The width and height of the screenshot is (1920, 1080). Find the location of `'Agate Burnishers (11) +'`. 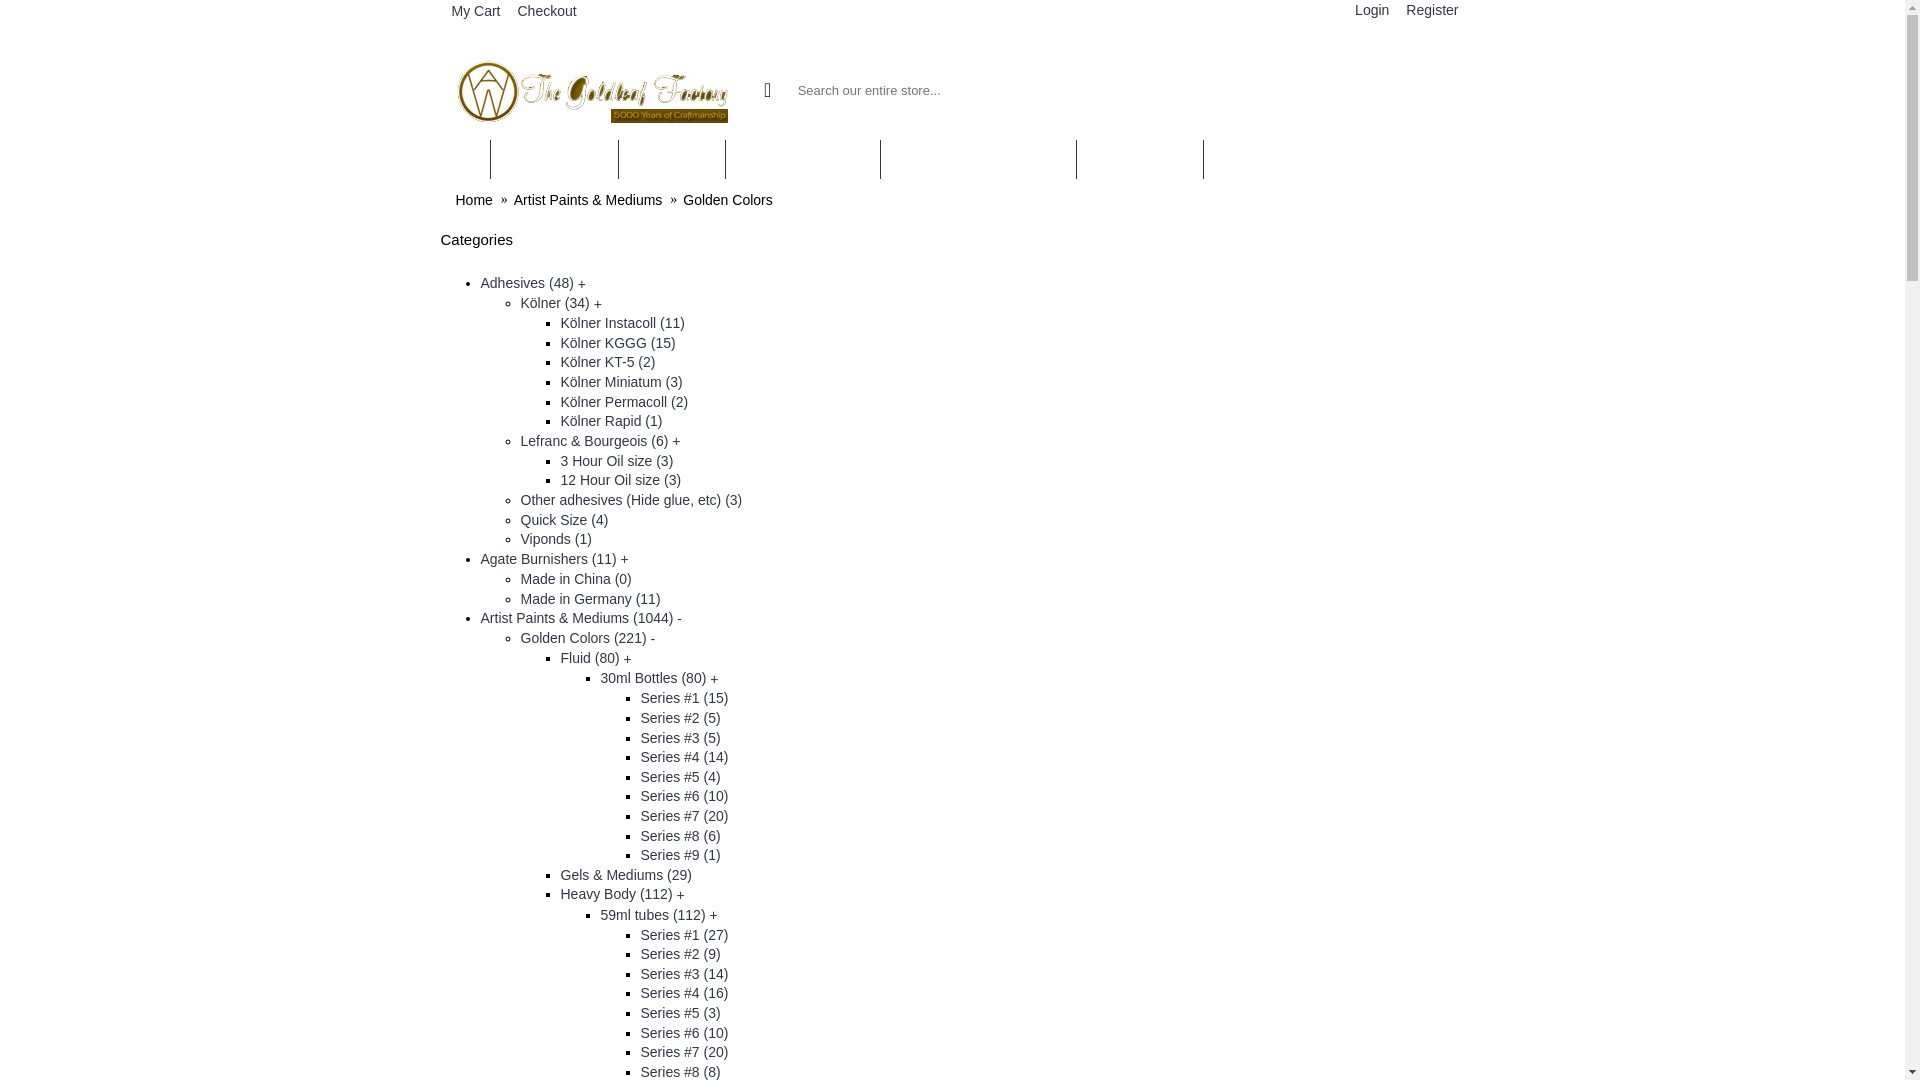

'Agate Burnishers (11) +' is located at coordinates (553, 559).